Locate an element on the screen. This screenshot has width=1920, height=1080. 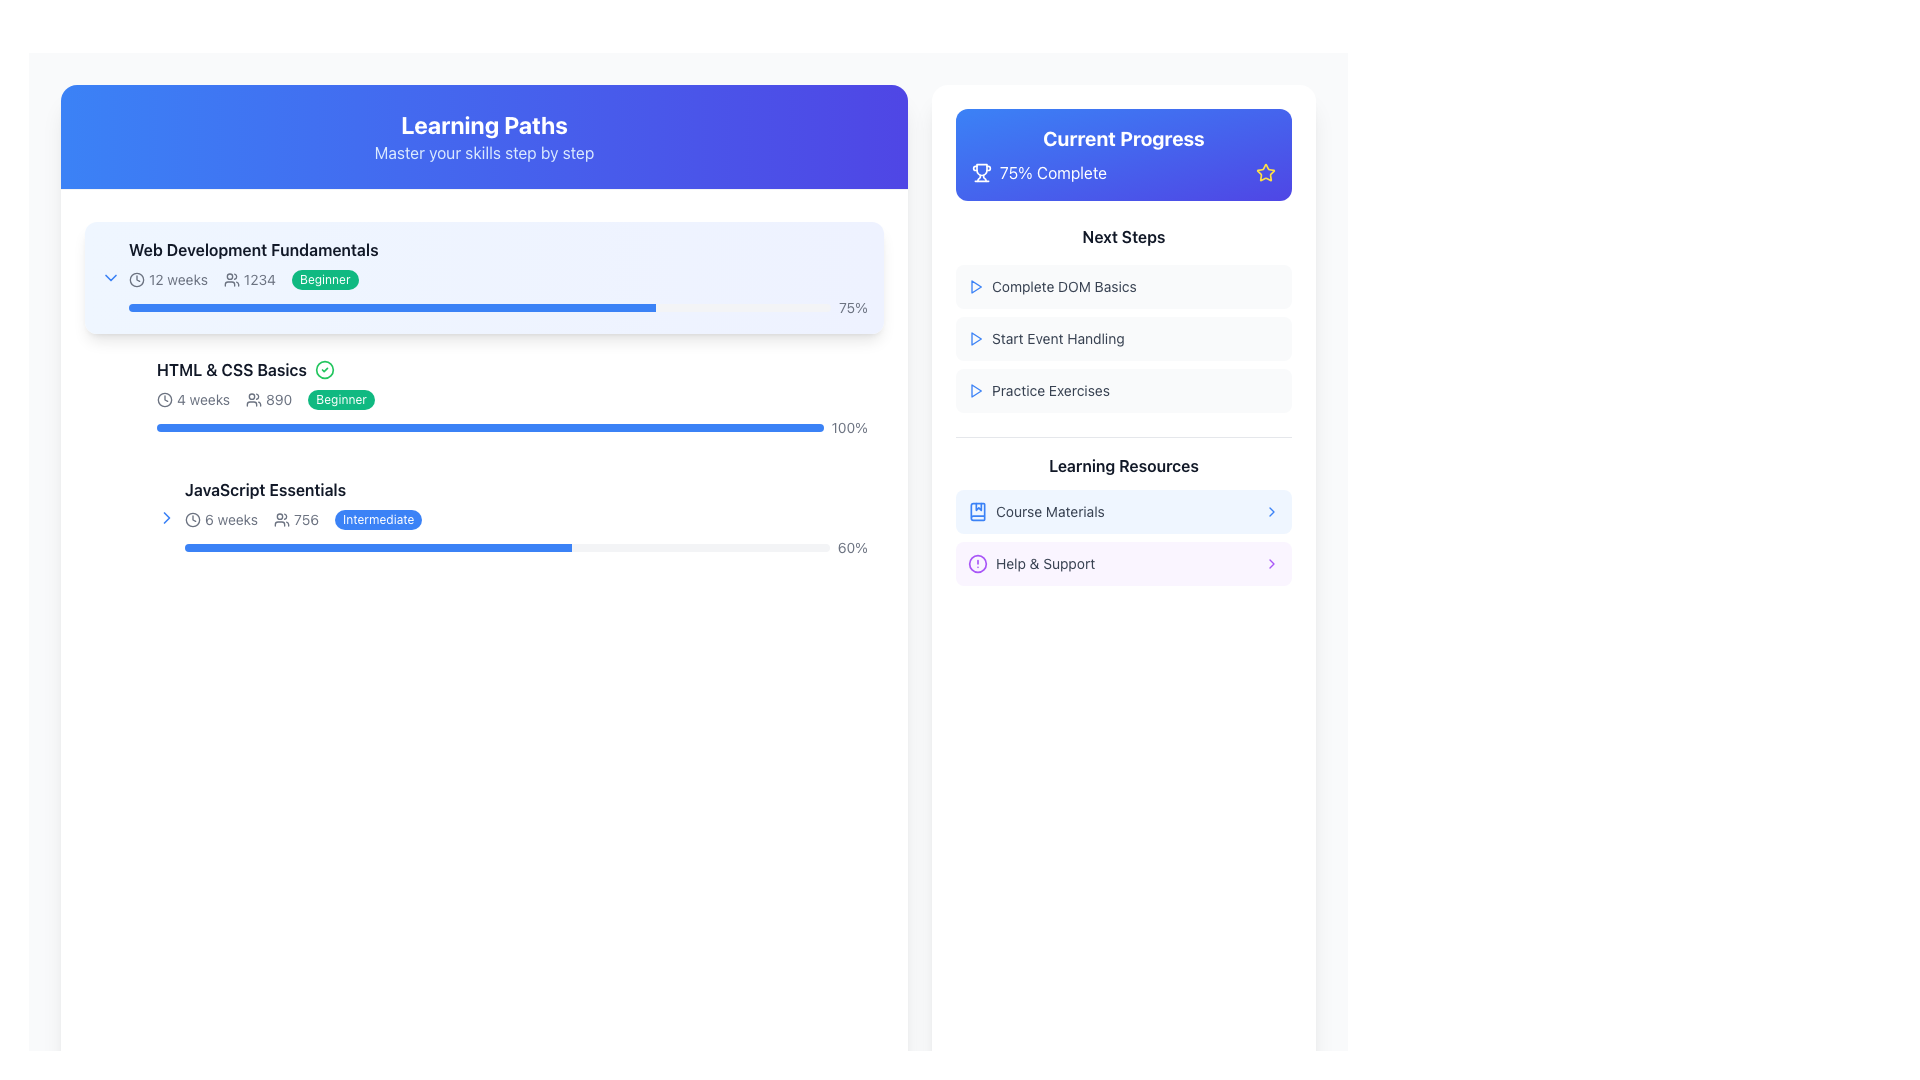
the progress bar indicating '60%' in the 'JavaScript Essentials' section, which is the third item below the labels '6 weeks', '756', and 'Intermediate' is located at coordinates (526, 547).